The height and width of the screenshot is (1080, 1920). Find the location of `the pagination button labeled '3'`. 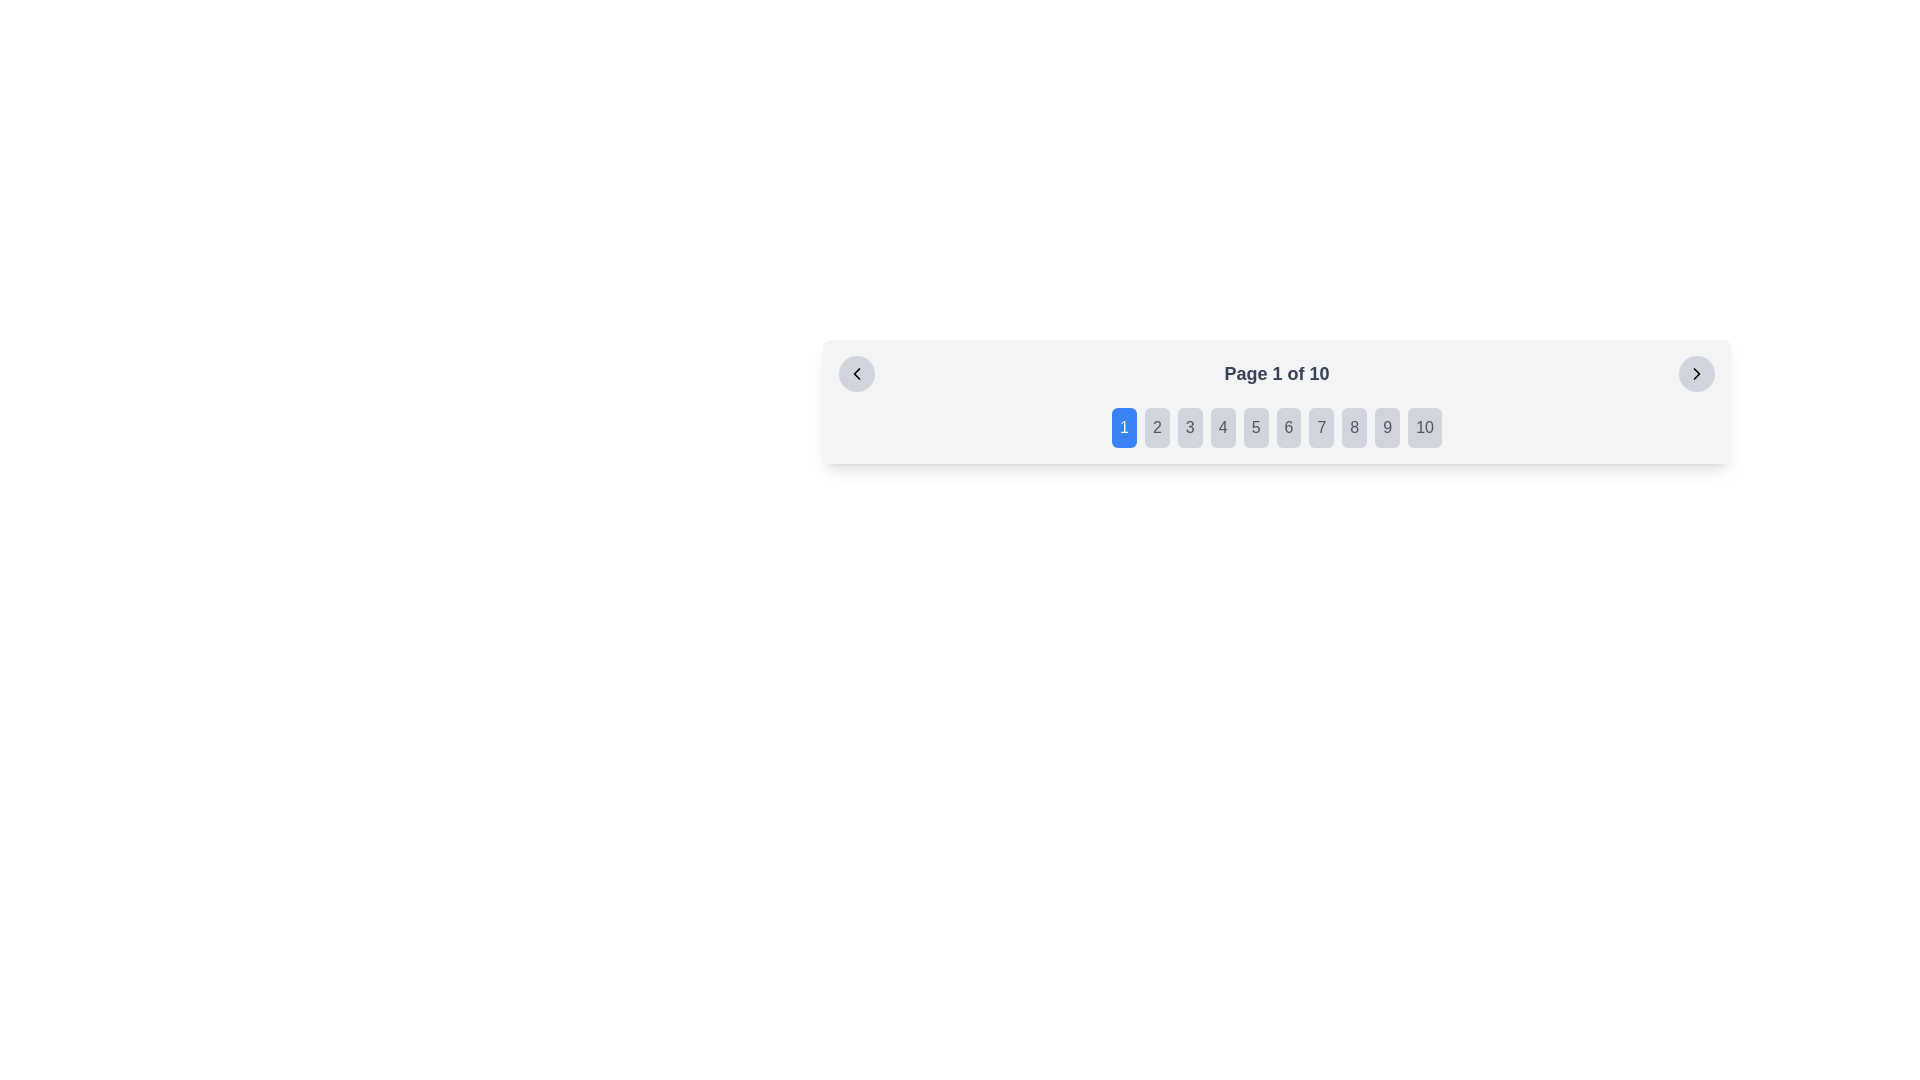

the pagination button labeled '3' is located at coordinates (1190, 427).